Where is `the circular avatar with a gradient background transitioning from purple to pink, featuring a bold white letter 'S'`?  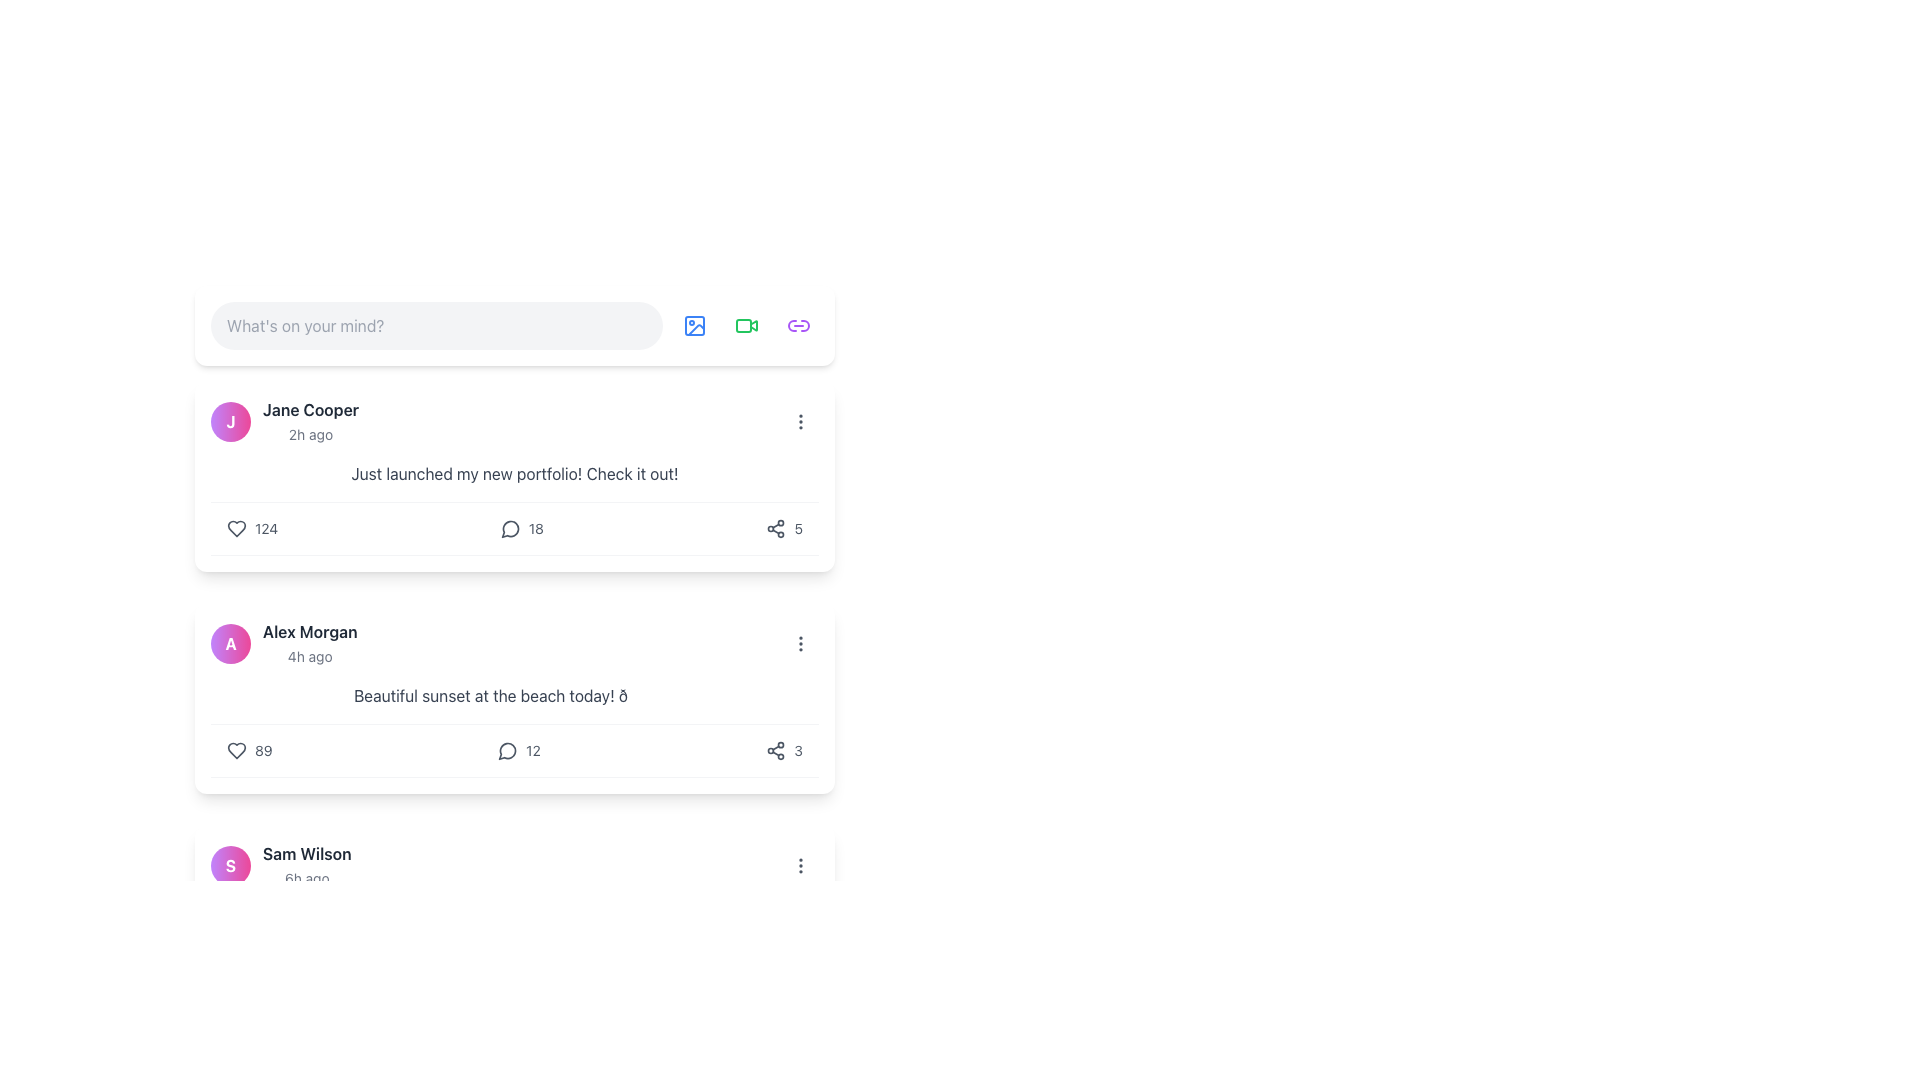 the circular avatar with a gradient background transitioning from purple to pink, featuring a bold white letter 'S' is located at coordinates (230, 865).